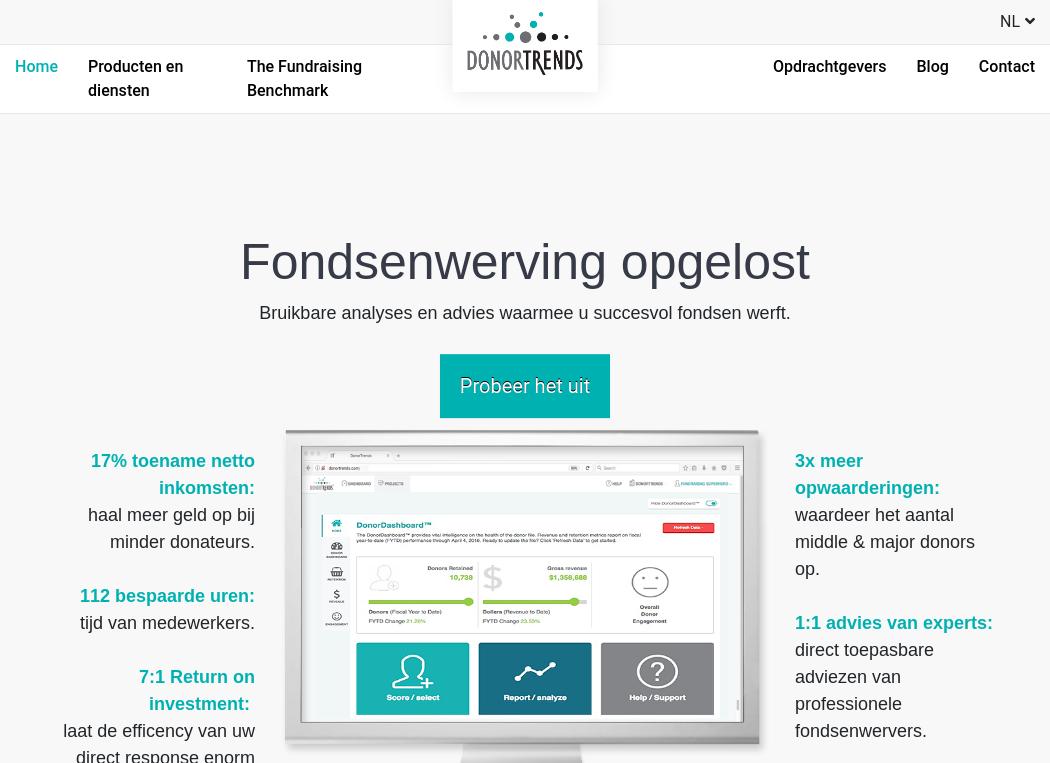 The height and width of the screenshot is (763, 1050). Describe the element at coordinates (523, 386) in the screenshot. I see `'Probeer het uit'` at that location.